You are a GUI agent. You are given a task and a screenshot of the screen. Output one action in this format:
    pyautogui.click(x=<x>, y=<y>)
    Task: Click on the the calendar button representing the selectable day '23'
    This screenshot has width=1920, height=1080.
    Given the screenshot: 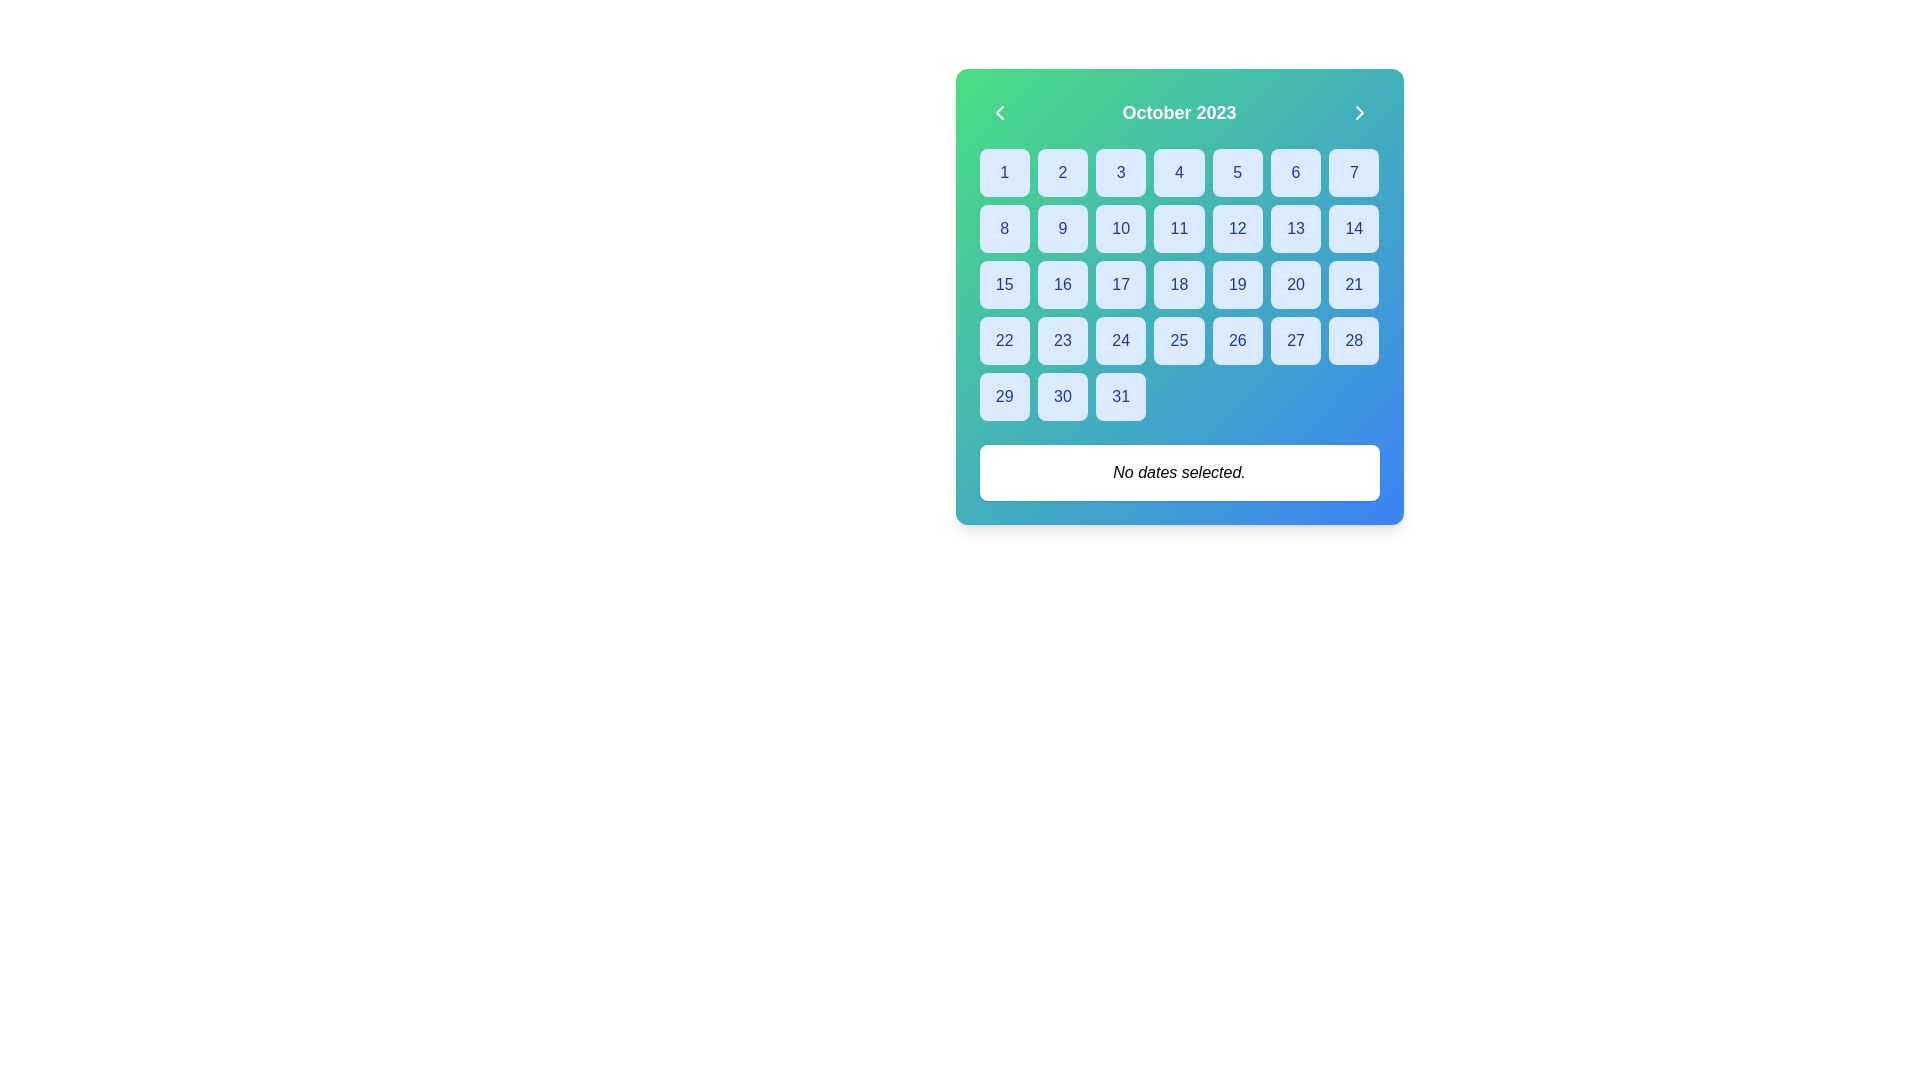 What is the action you would take?
    pyautogui.click(x=1061, y=339)
    